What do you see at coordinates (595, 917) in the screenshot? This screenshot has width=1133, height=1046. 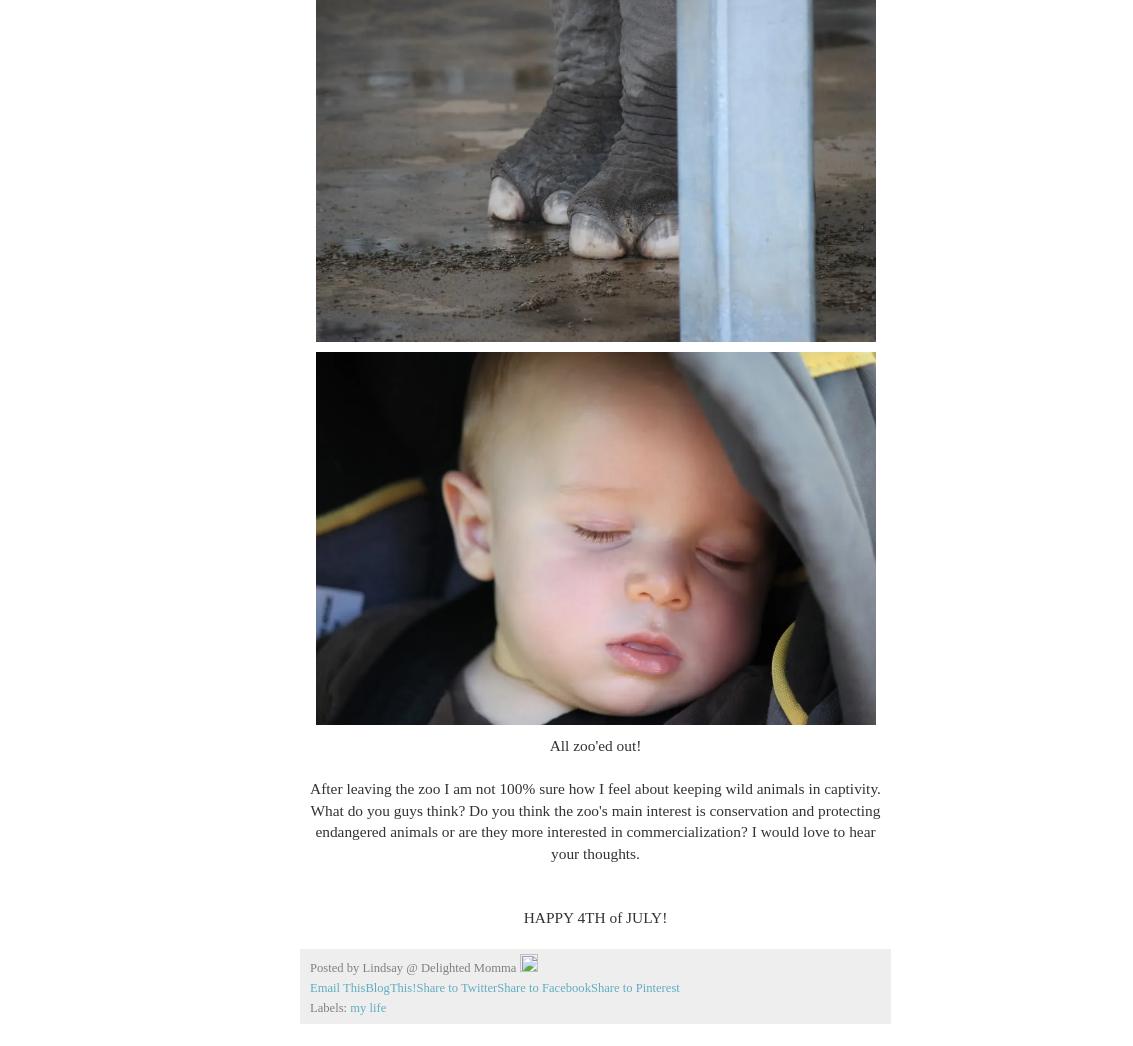 I see `'HAPPY 4TH of JULY!'` at bounding box center [595, 917].